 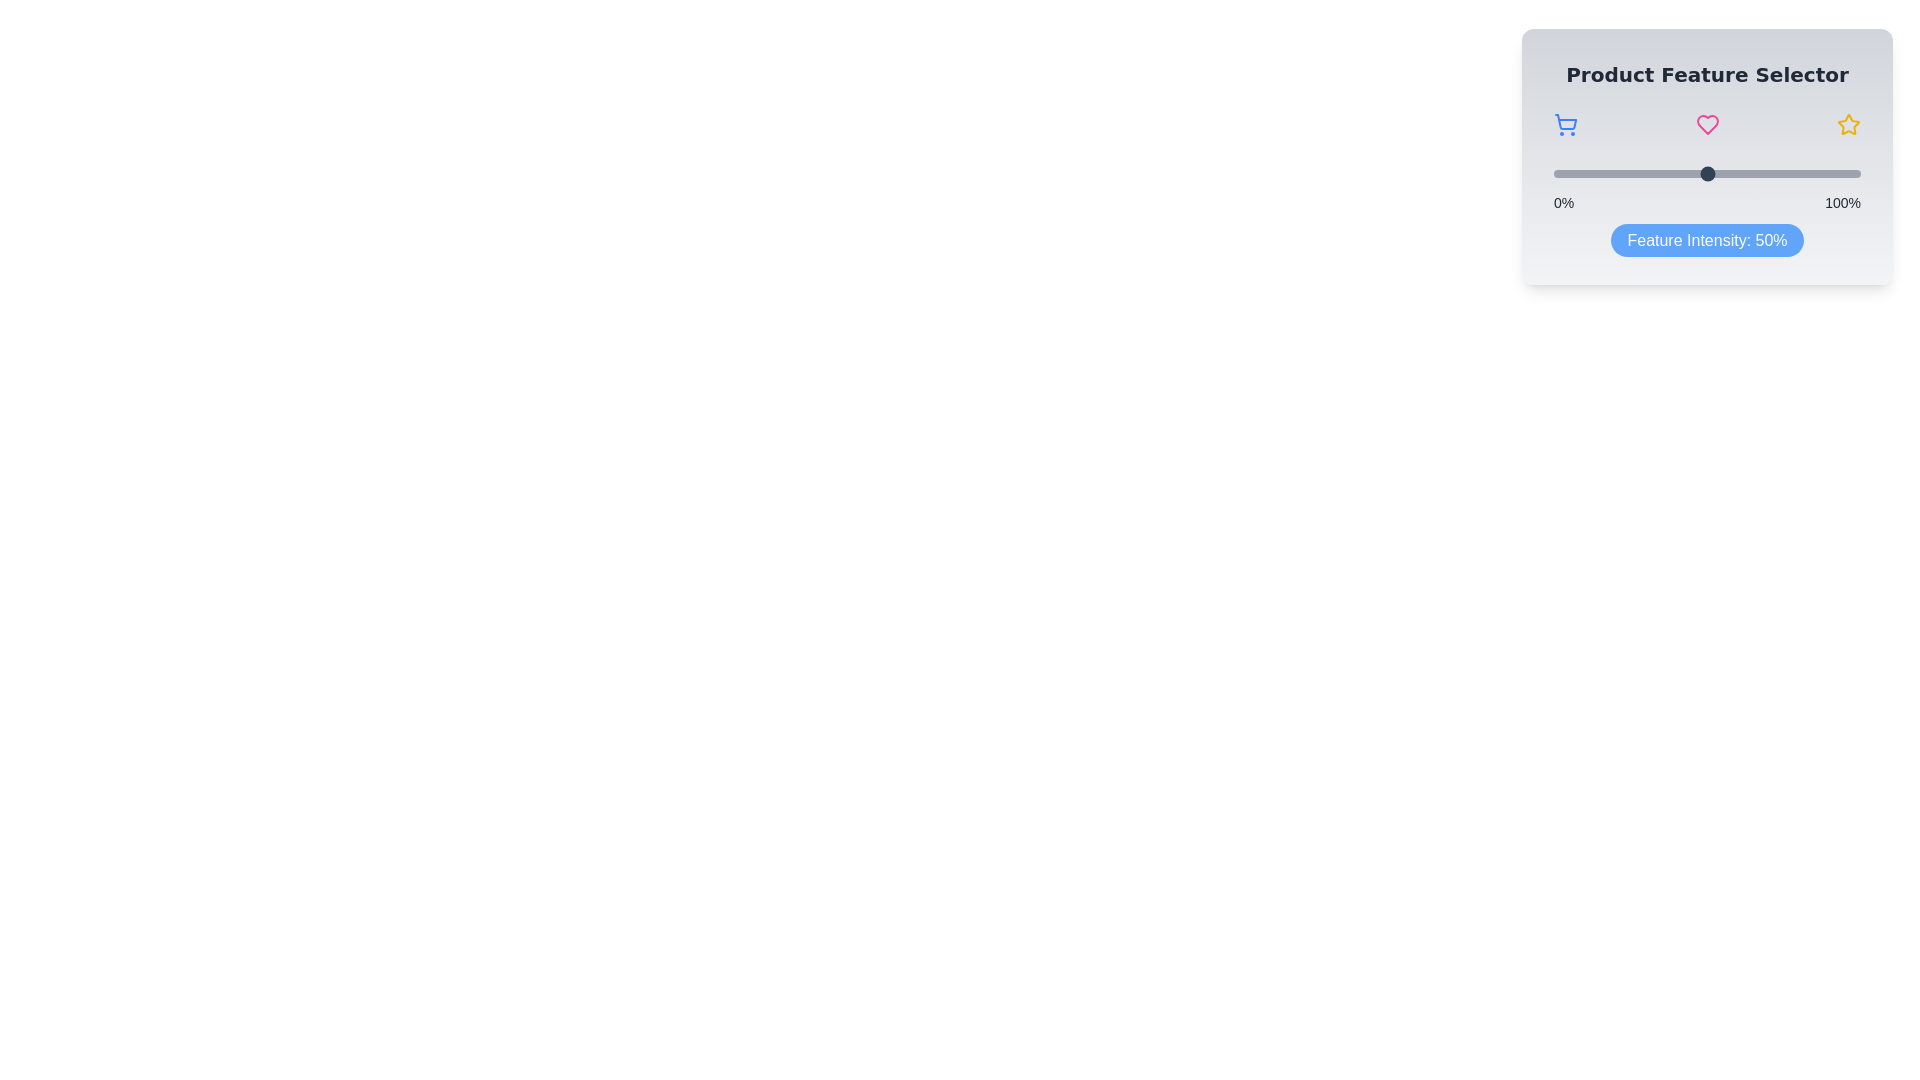 I want to click on the star icon, so click(x=1847, y=124).